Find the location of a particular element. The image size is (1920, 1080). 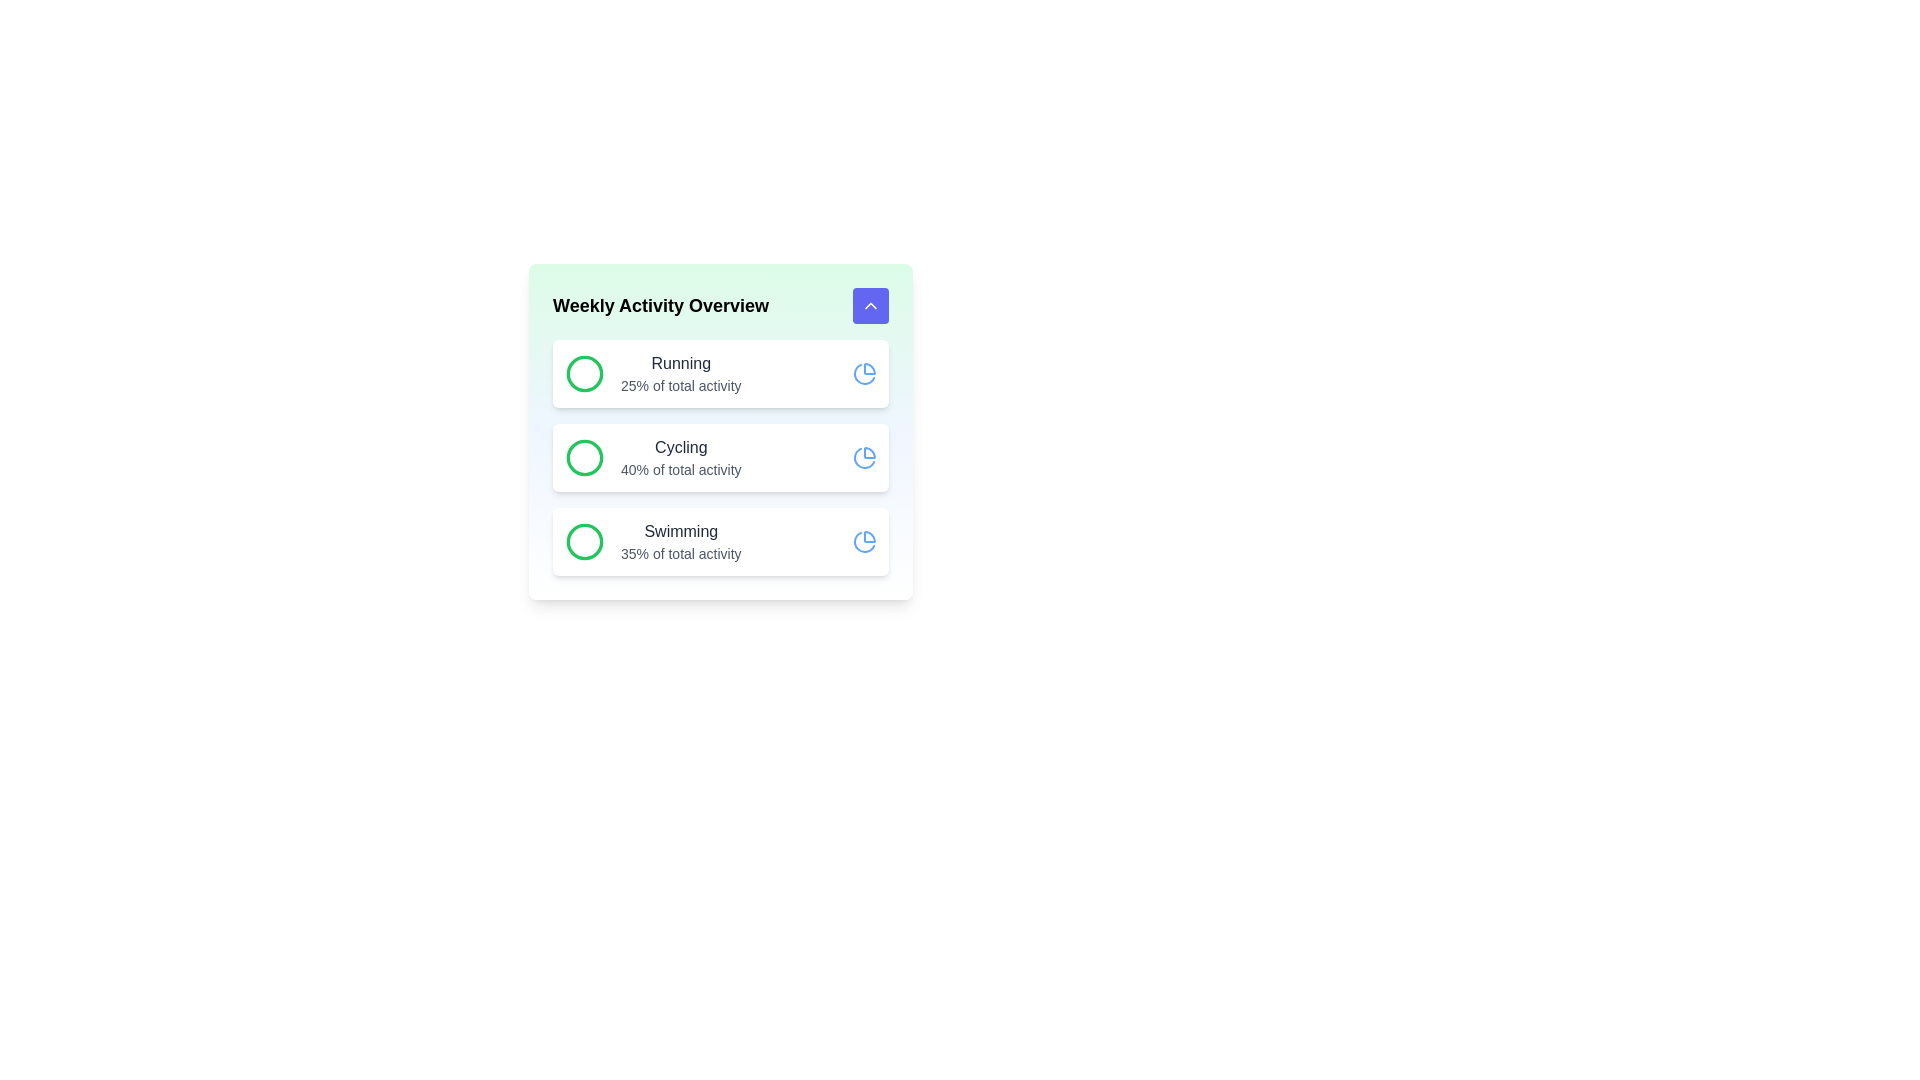

the second Information display card in the weekly activity tracker, which summarizes an activity and follows the 'Running' card is located at coordinates (720, 458).